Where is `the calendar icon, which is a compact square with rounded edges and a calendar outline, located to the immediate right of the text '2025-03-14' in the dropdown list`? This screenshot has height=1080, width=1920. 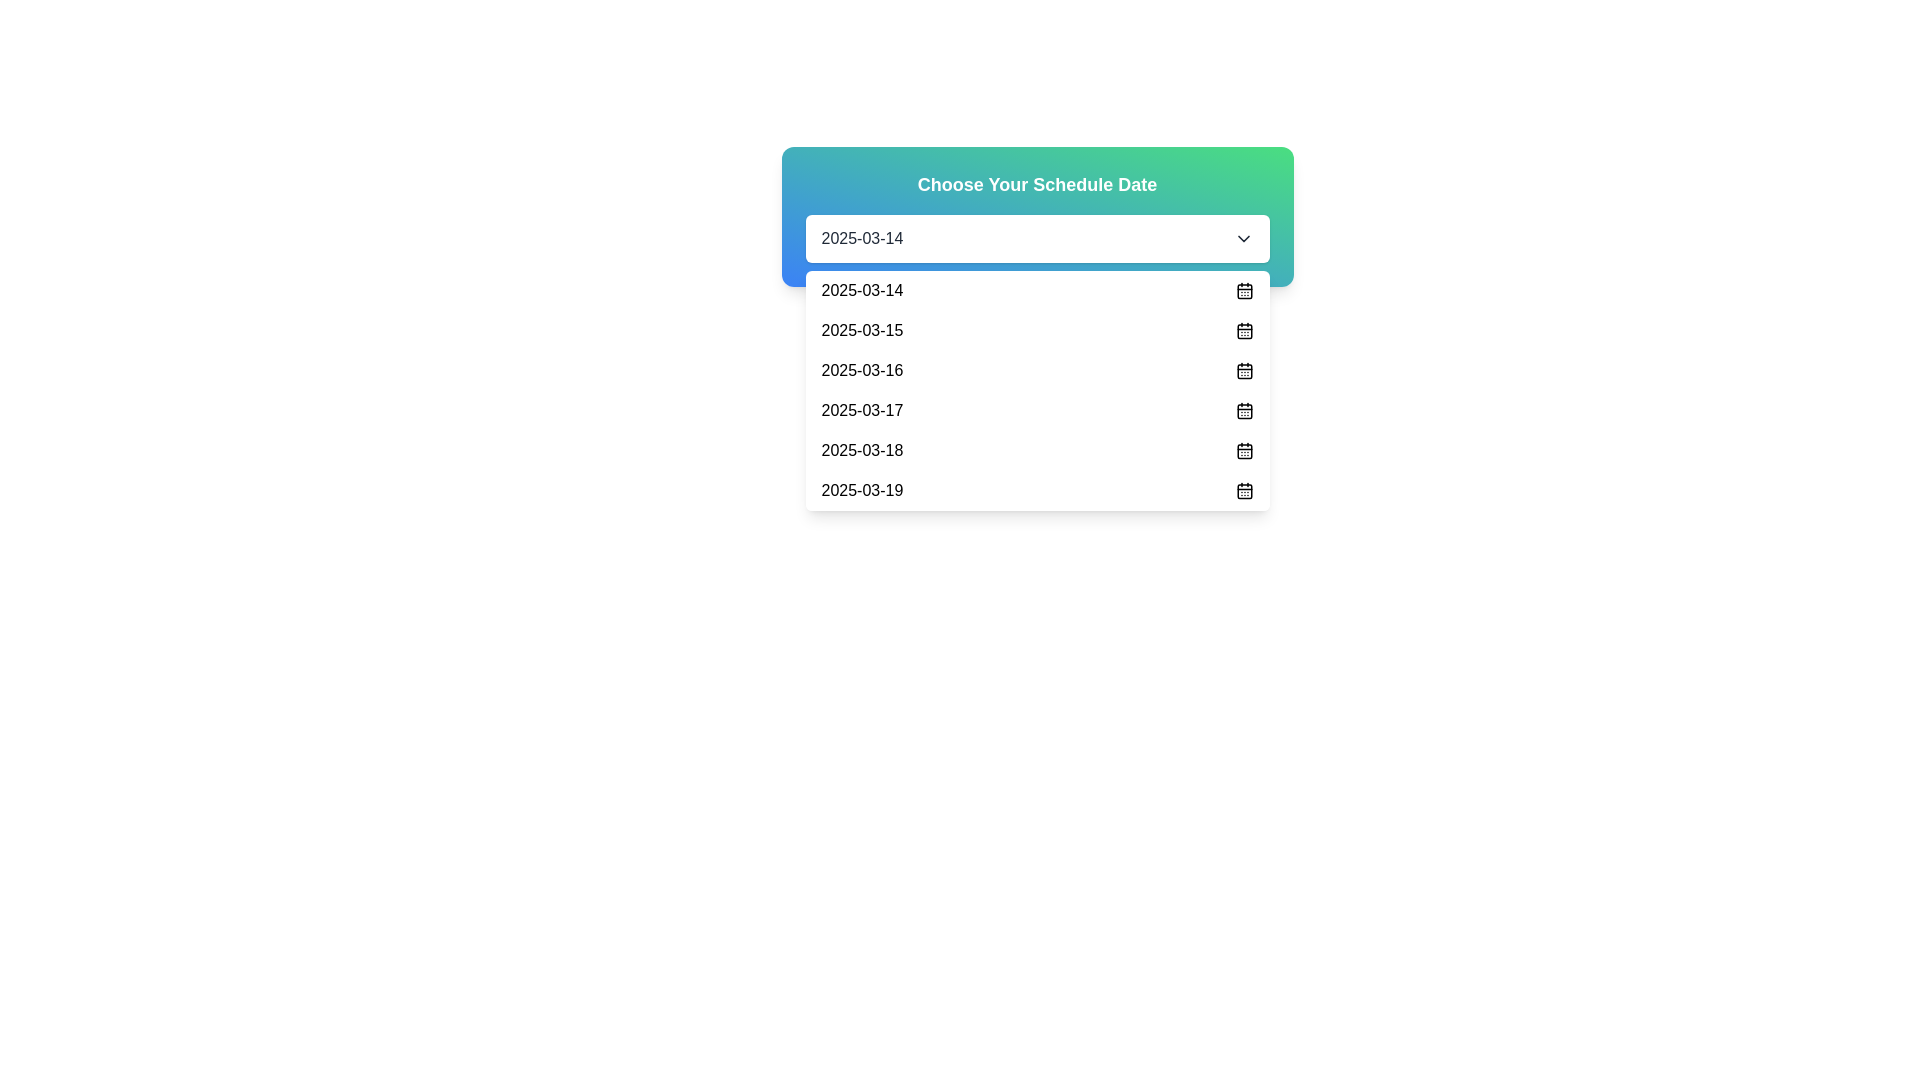 the calendar icon, which is a compact square with rounded edges and a calendar outline, located to the immediate right of the text '2025-03-14' in the dropdown list is located at coordinates (1243, 290).